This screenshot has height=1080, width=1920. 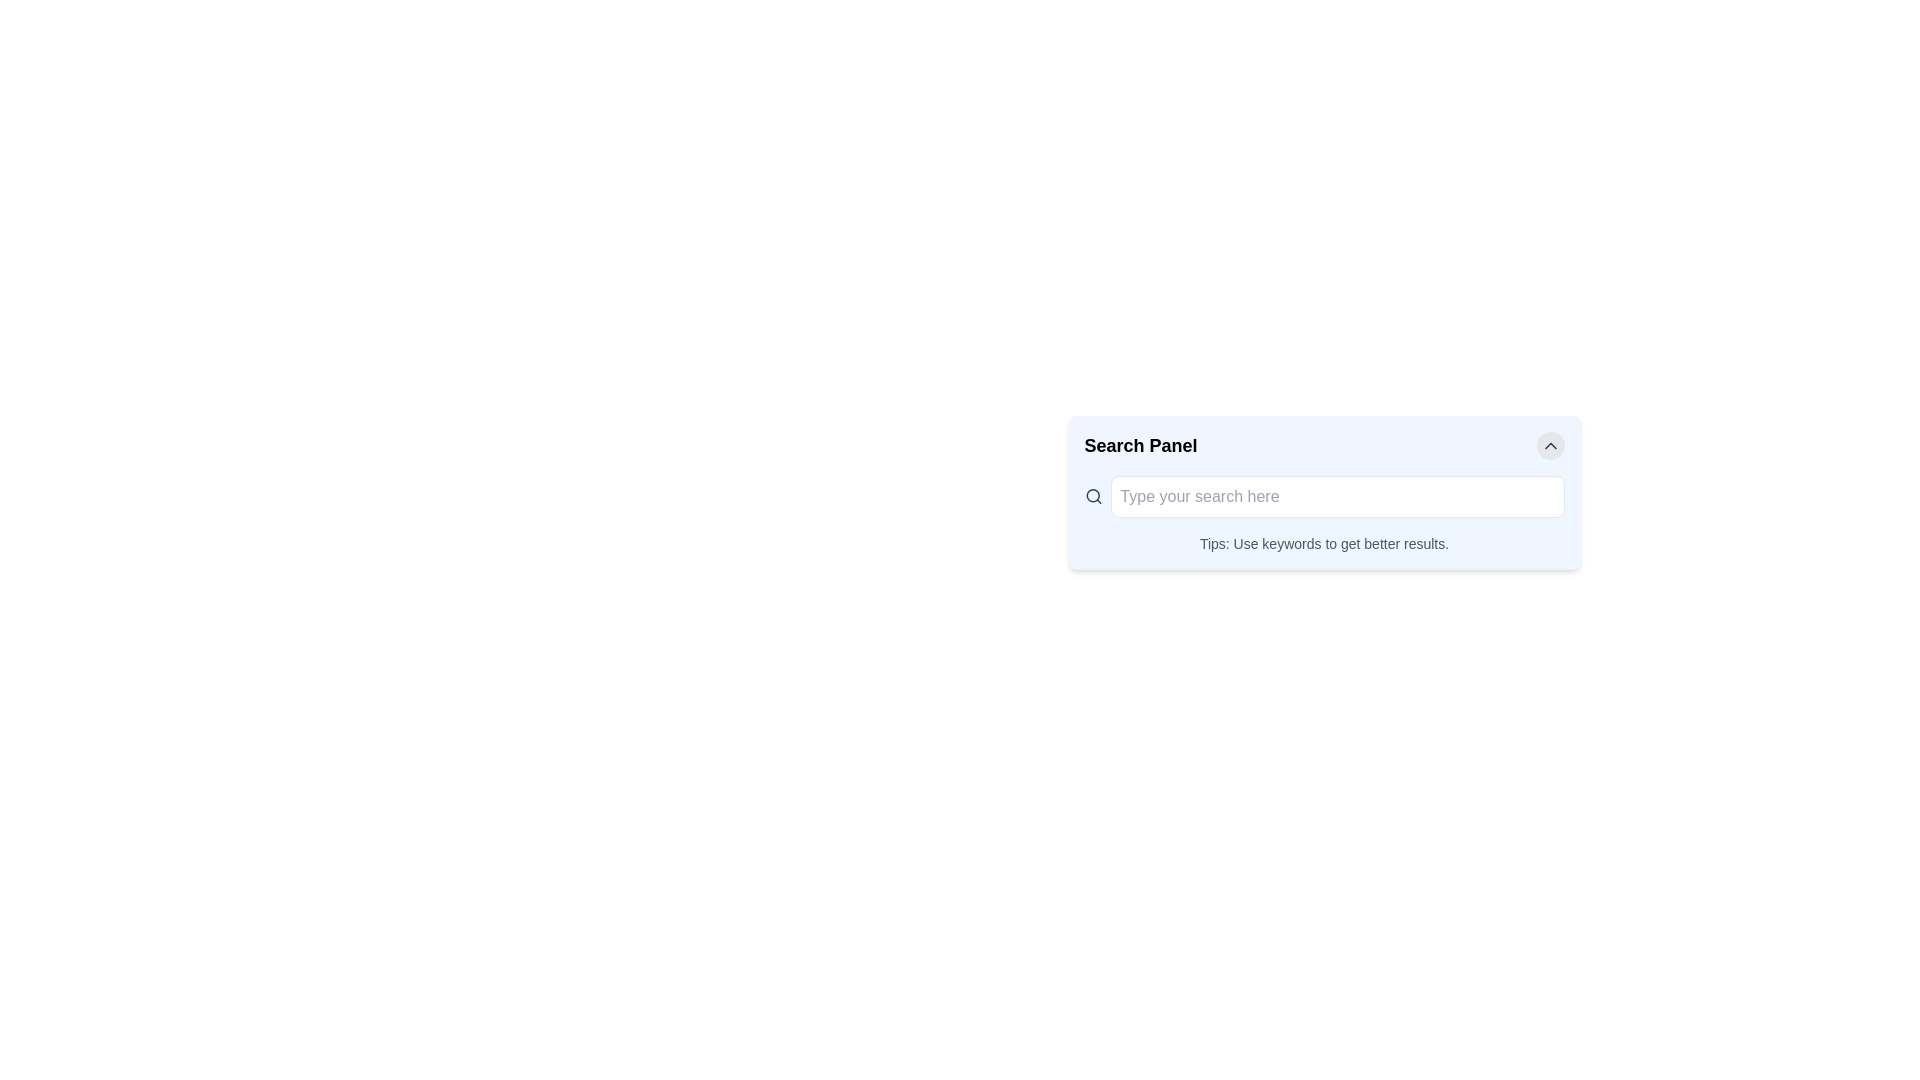 I want to click on the decorative circle of the magnifying glass icon located in the 'Search Panel' section near the top-left corner inside the input field, so click(x=1092, y=495).